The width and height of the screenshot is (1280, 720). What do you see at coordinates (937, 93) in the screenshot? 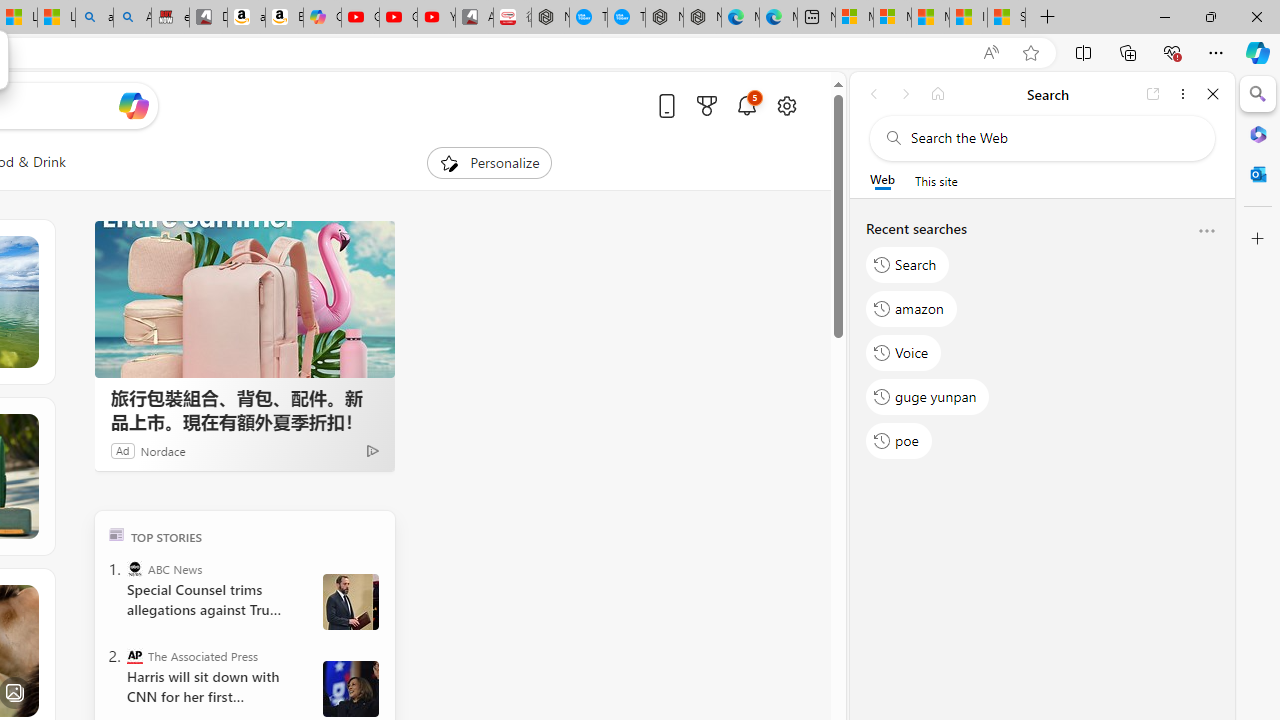
I see `'Home'` at bounding box center [937, 93].